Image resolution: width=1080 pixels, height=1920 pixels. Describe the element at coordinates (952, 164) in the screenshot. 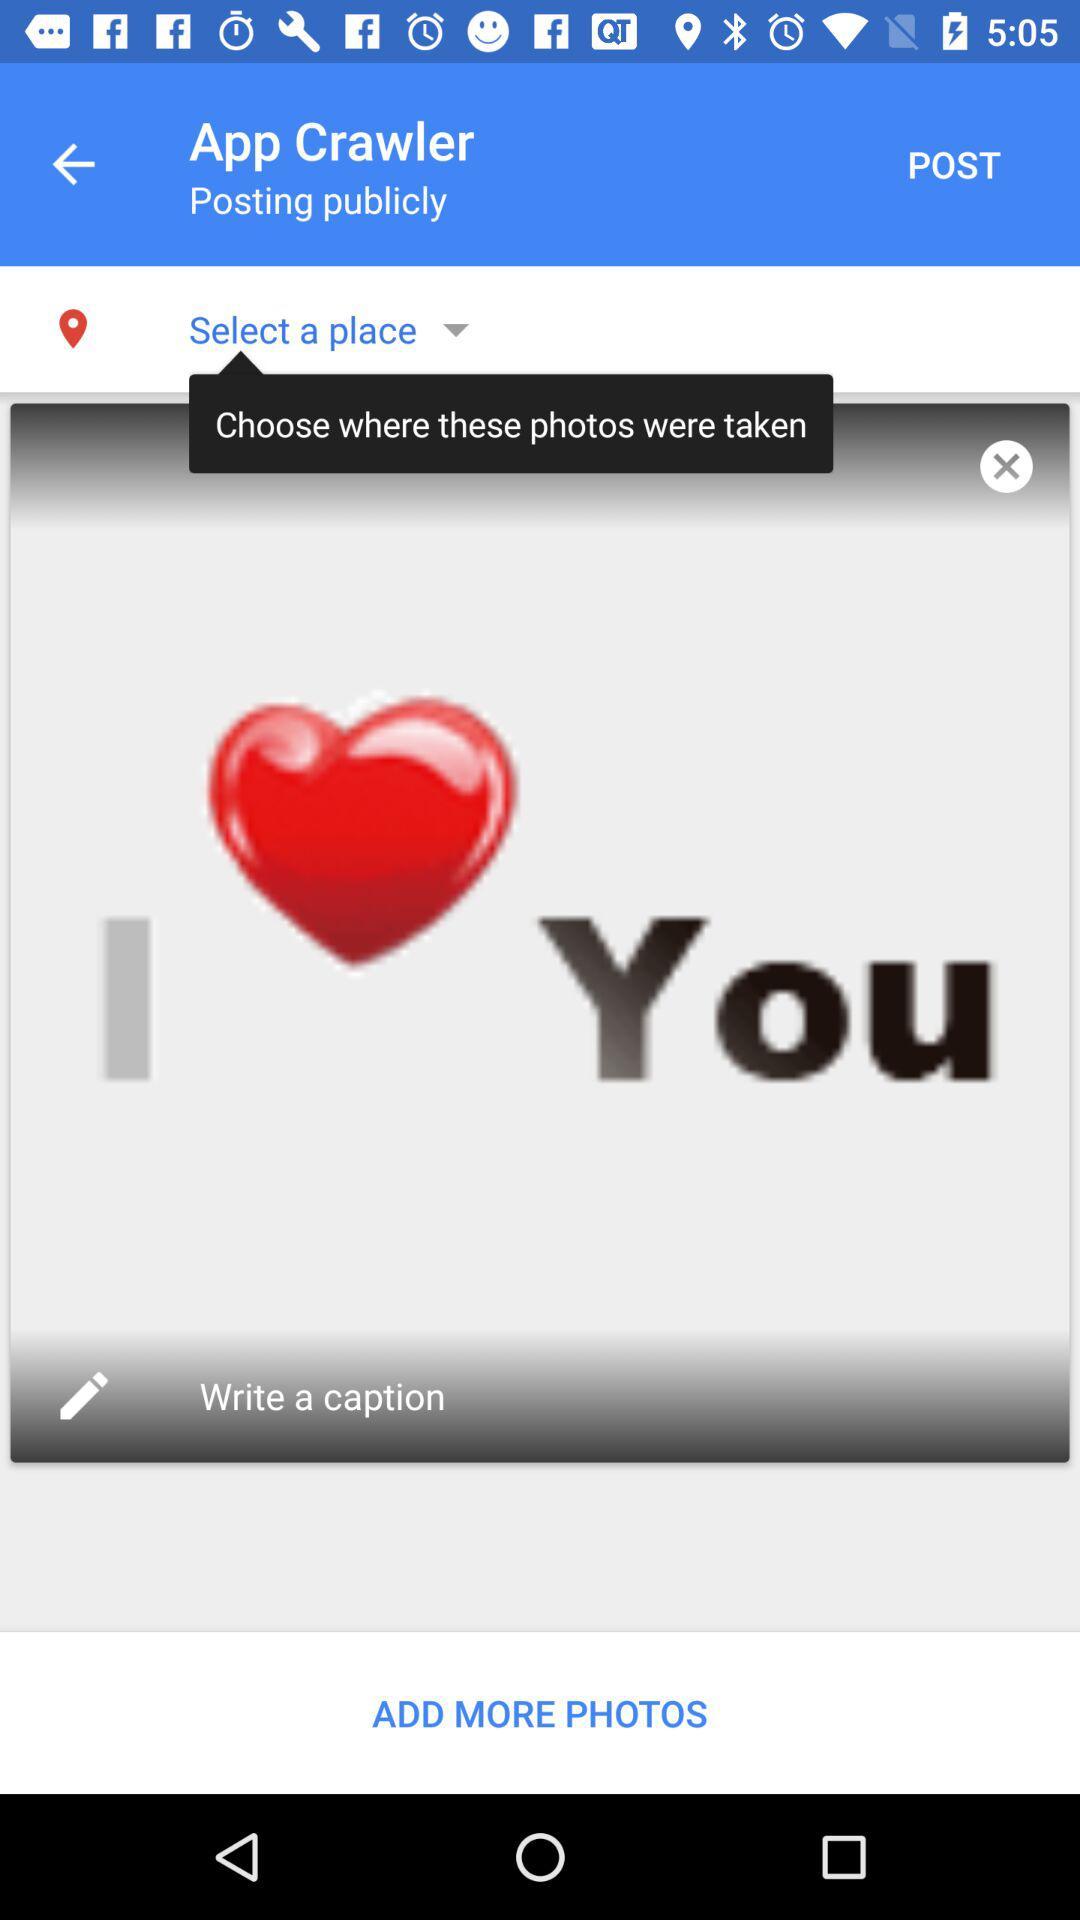

I see `the post item` at that location.